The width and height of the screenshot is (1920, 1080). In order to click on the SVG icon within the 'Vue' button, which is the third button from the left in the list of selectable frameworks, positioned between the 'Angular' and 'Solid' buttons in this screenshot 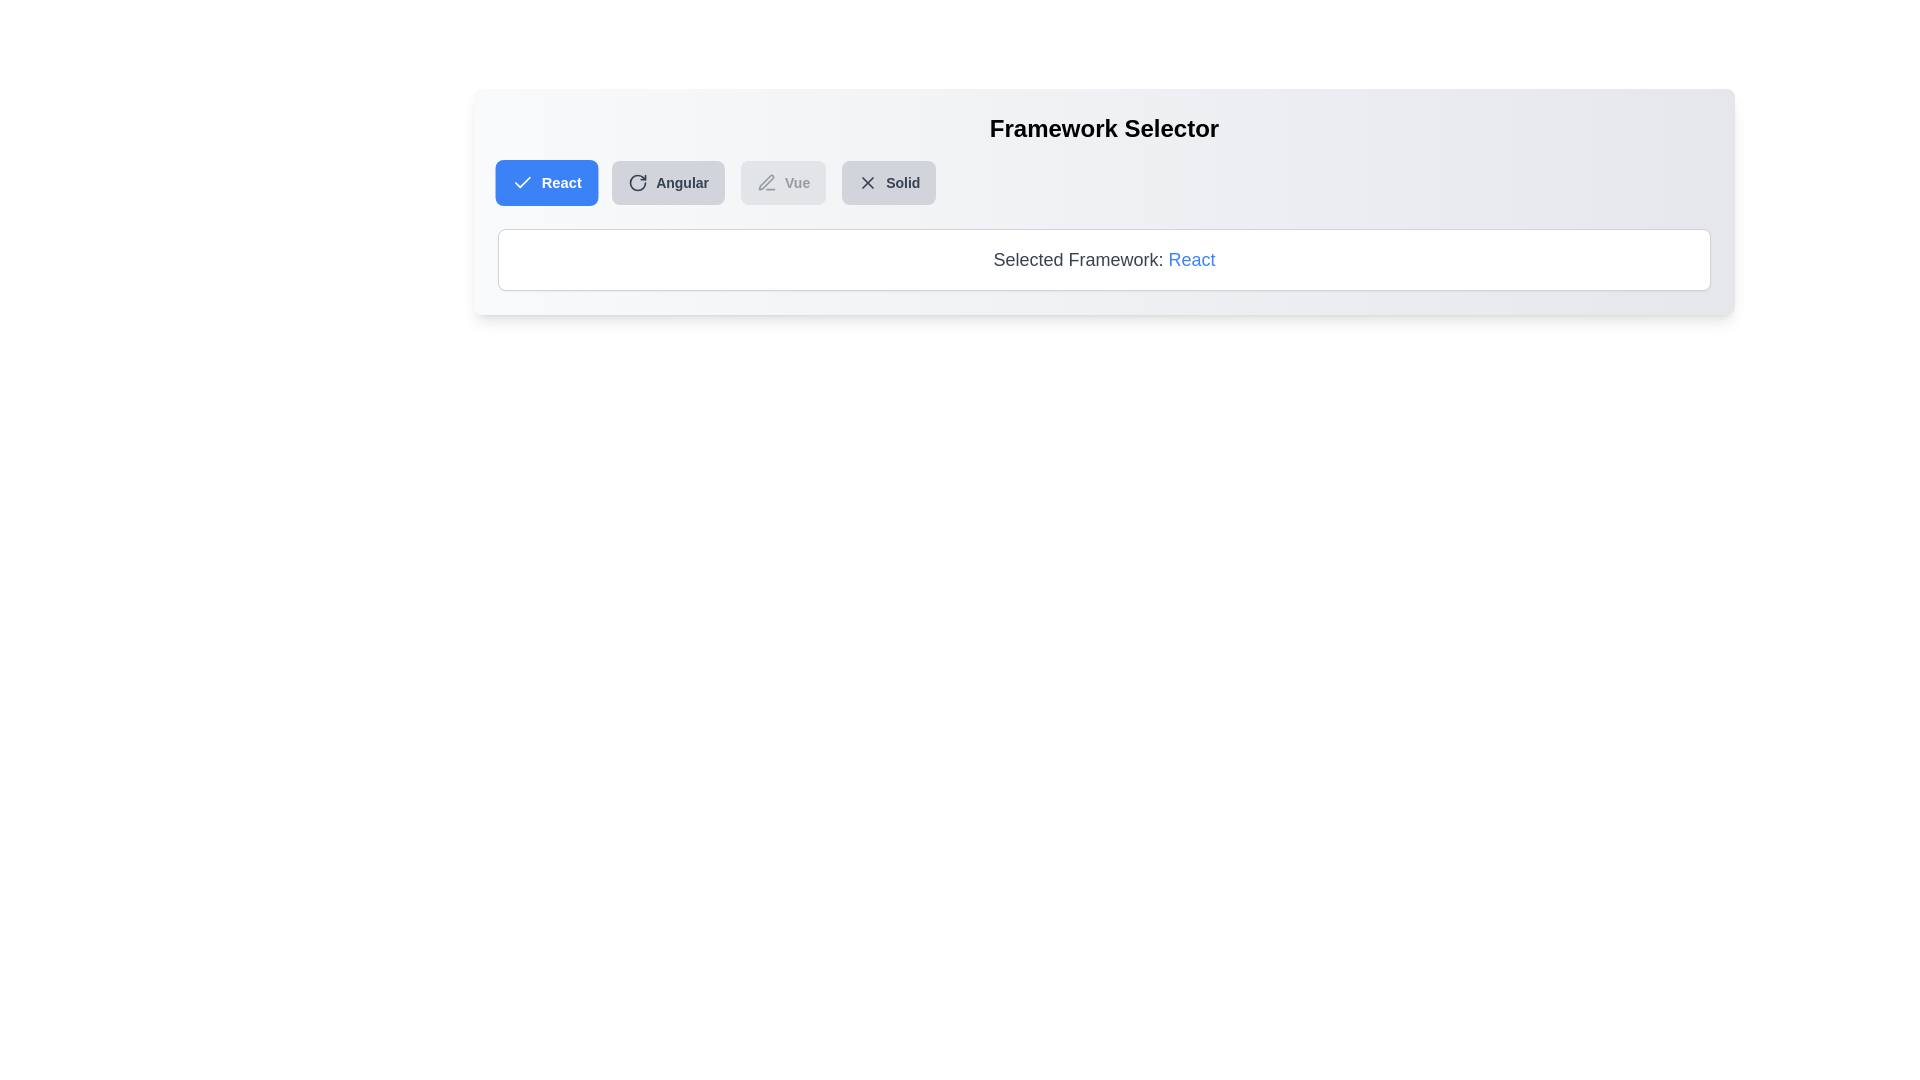, I will do `click(766, 182)`.